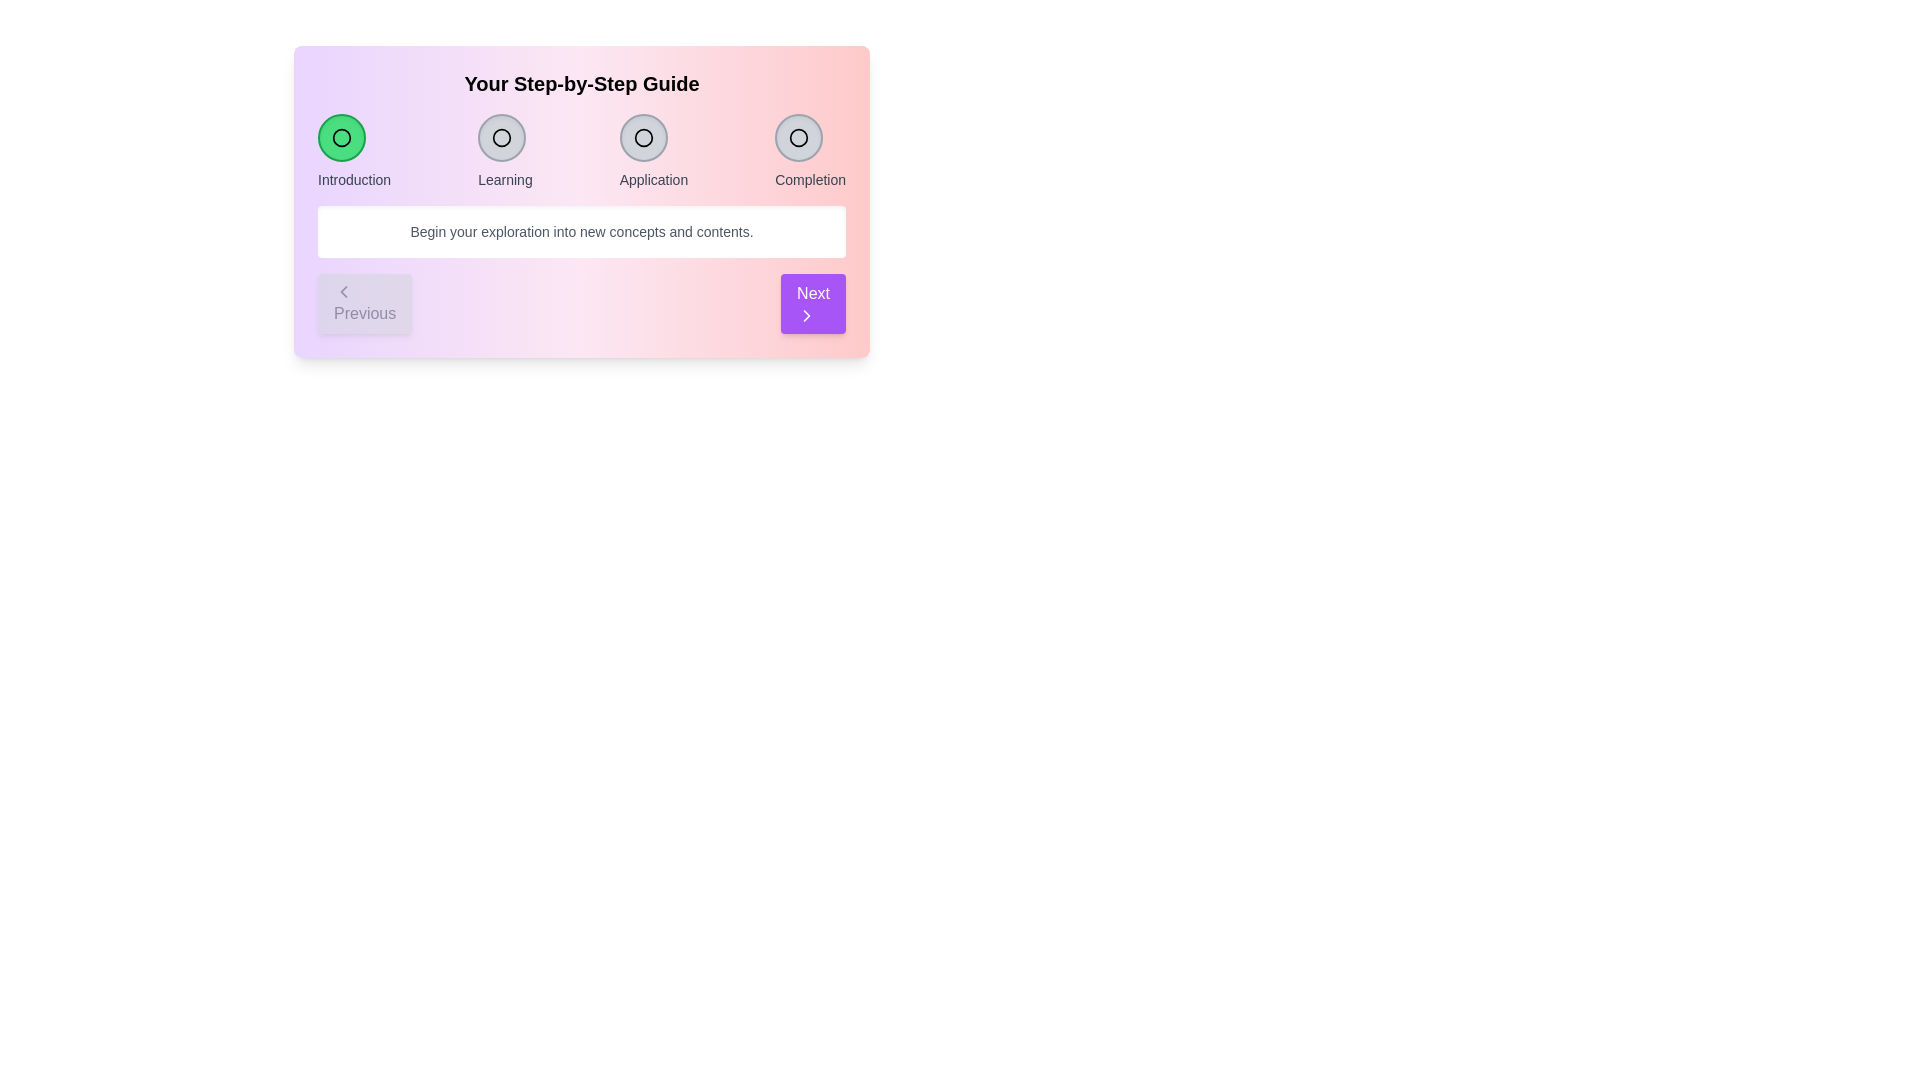  I want to click on the circular button with a light gray background and black outline, which is the third button in a sequence of four in the 'Application' progress tracker, so click(643, 137).